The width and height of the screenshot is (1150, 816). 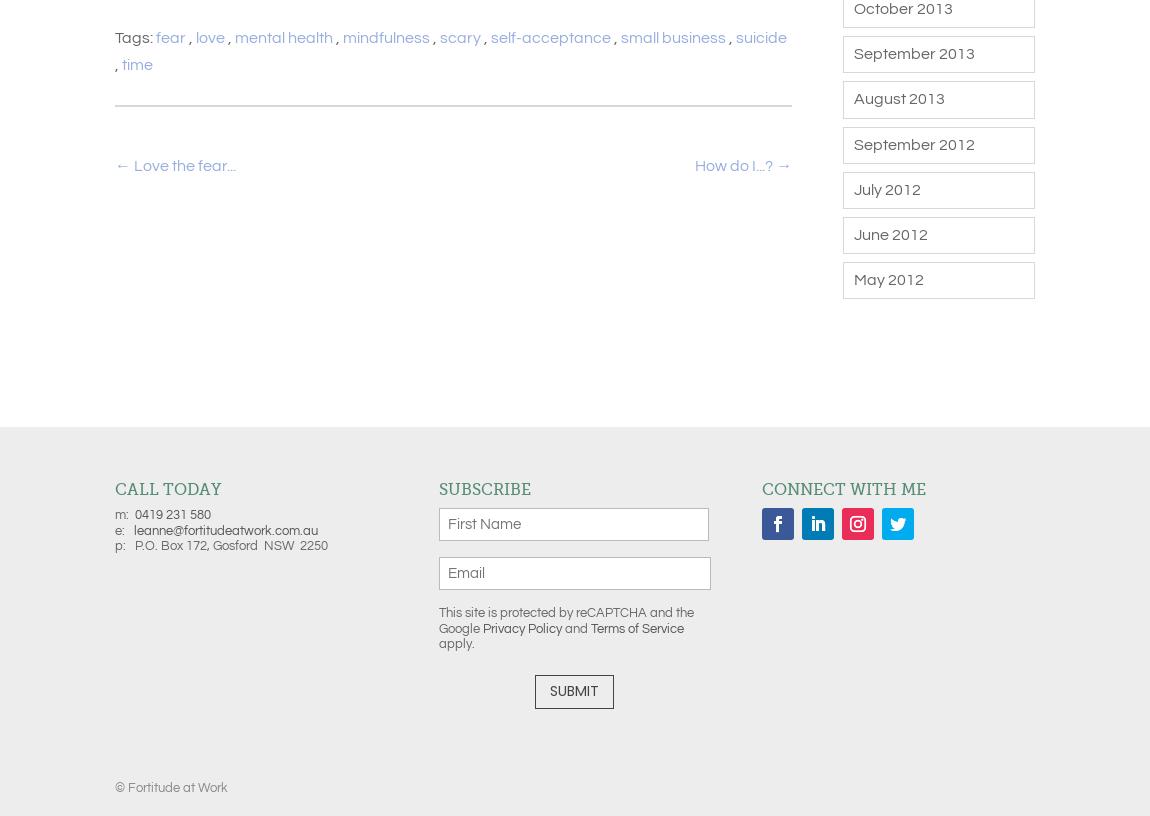 I want to click on 'September 2012', so click(x=913, y=144).